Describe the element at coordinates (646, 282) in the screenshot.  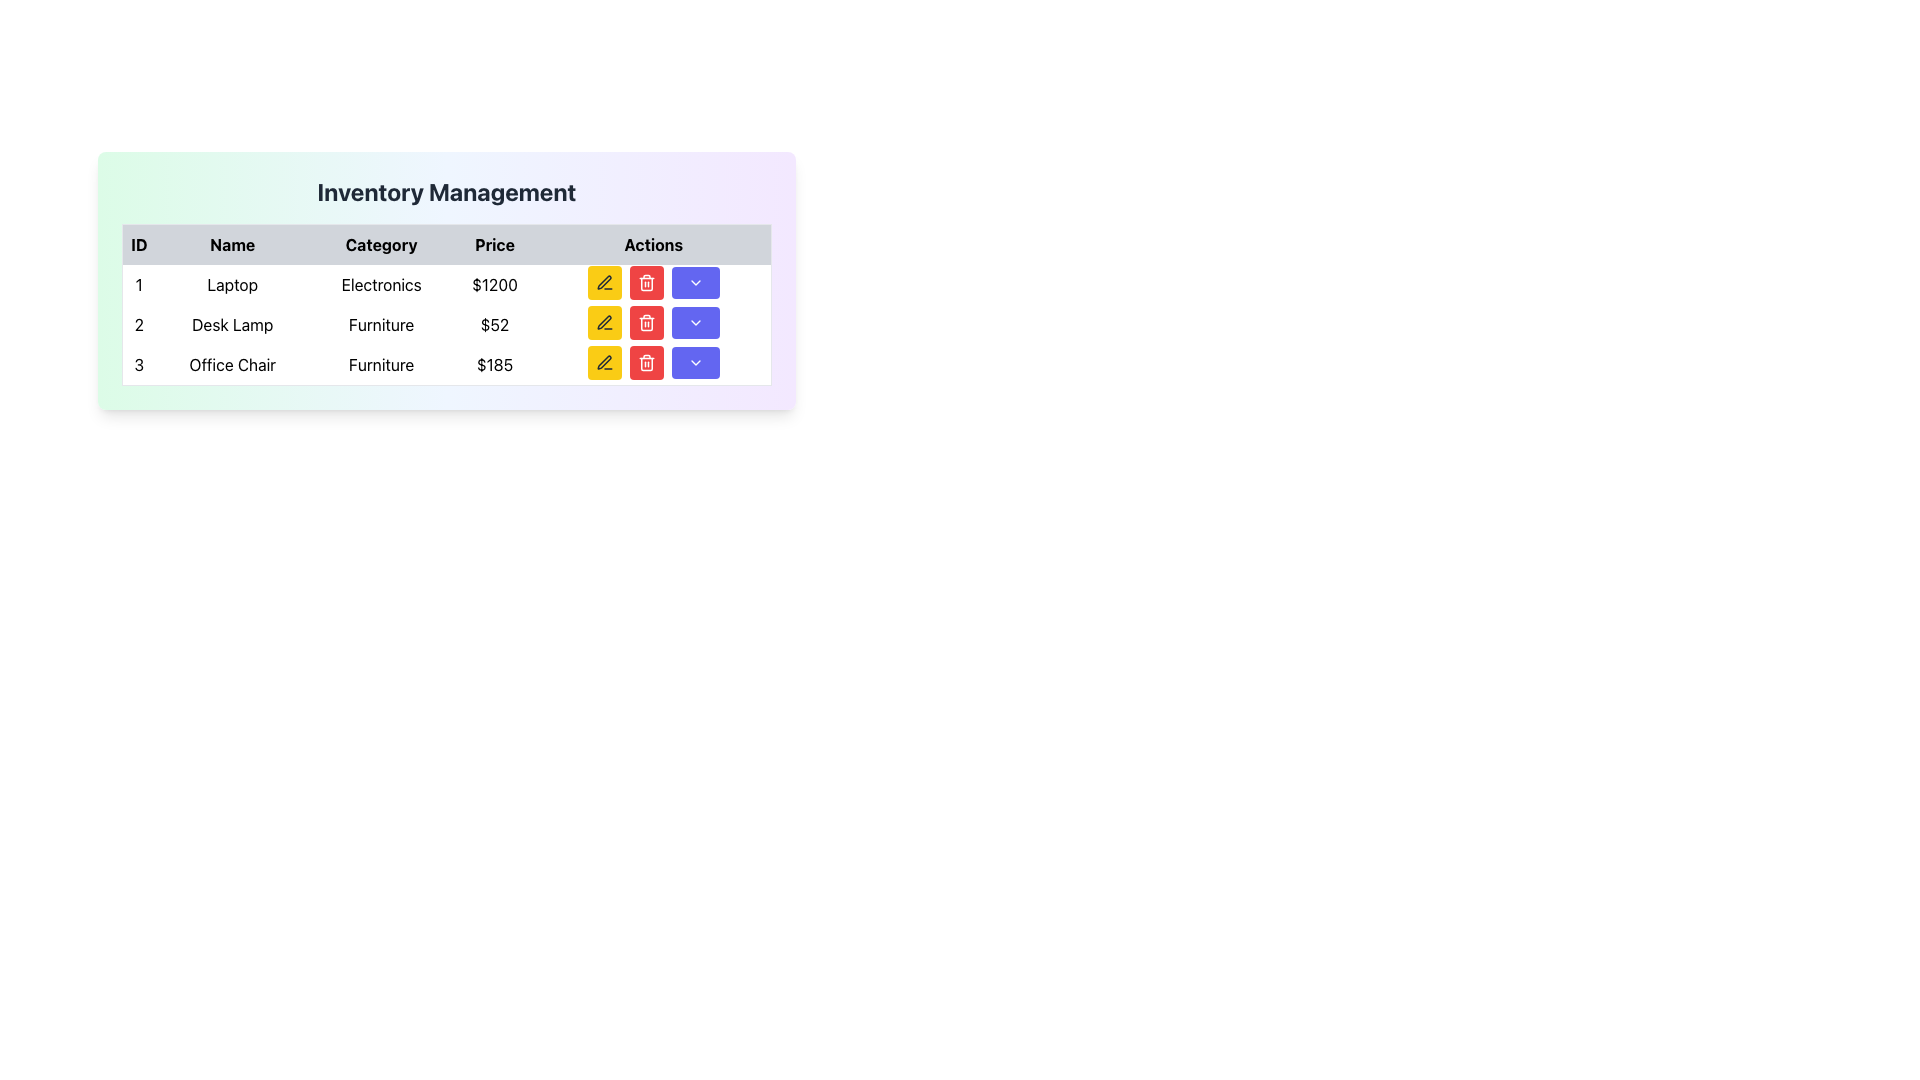
I see `the red button with a trash can icon in the 'Actions' column` at that location.